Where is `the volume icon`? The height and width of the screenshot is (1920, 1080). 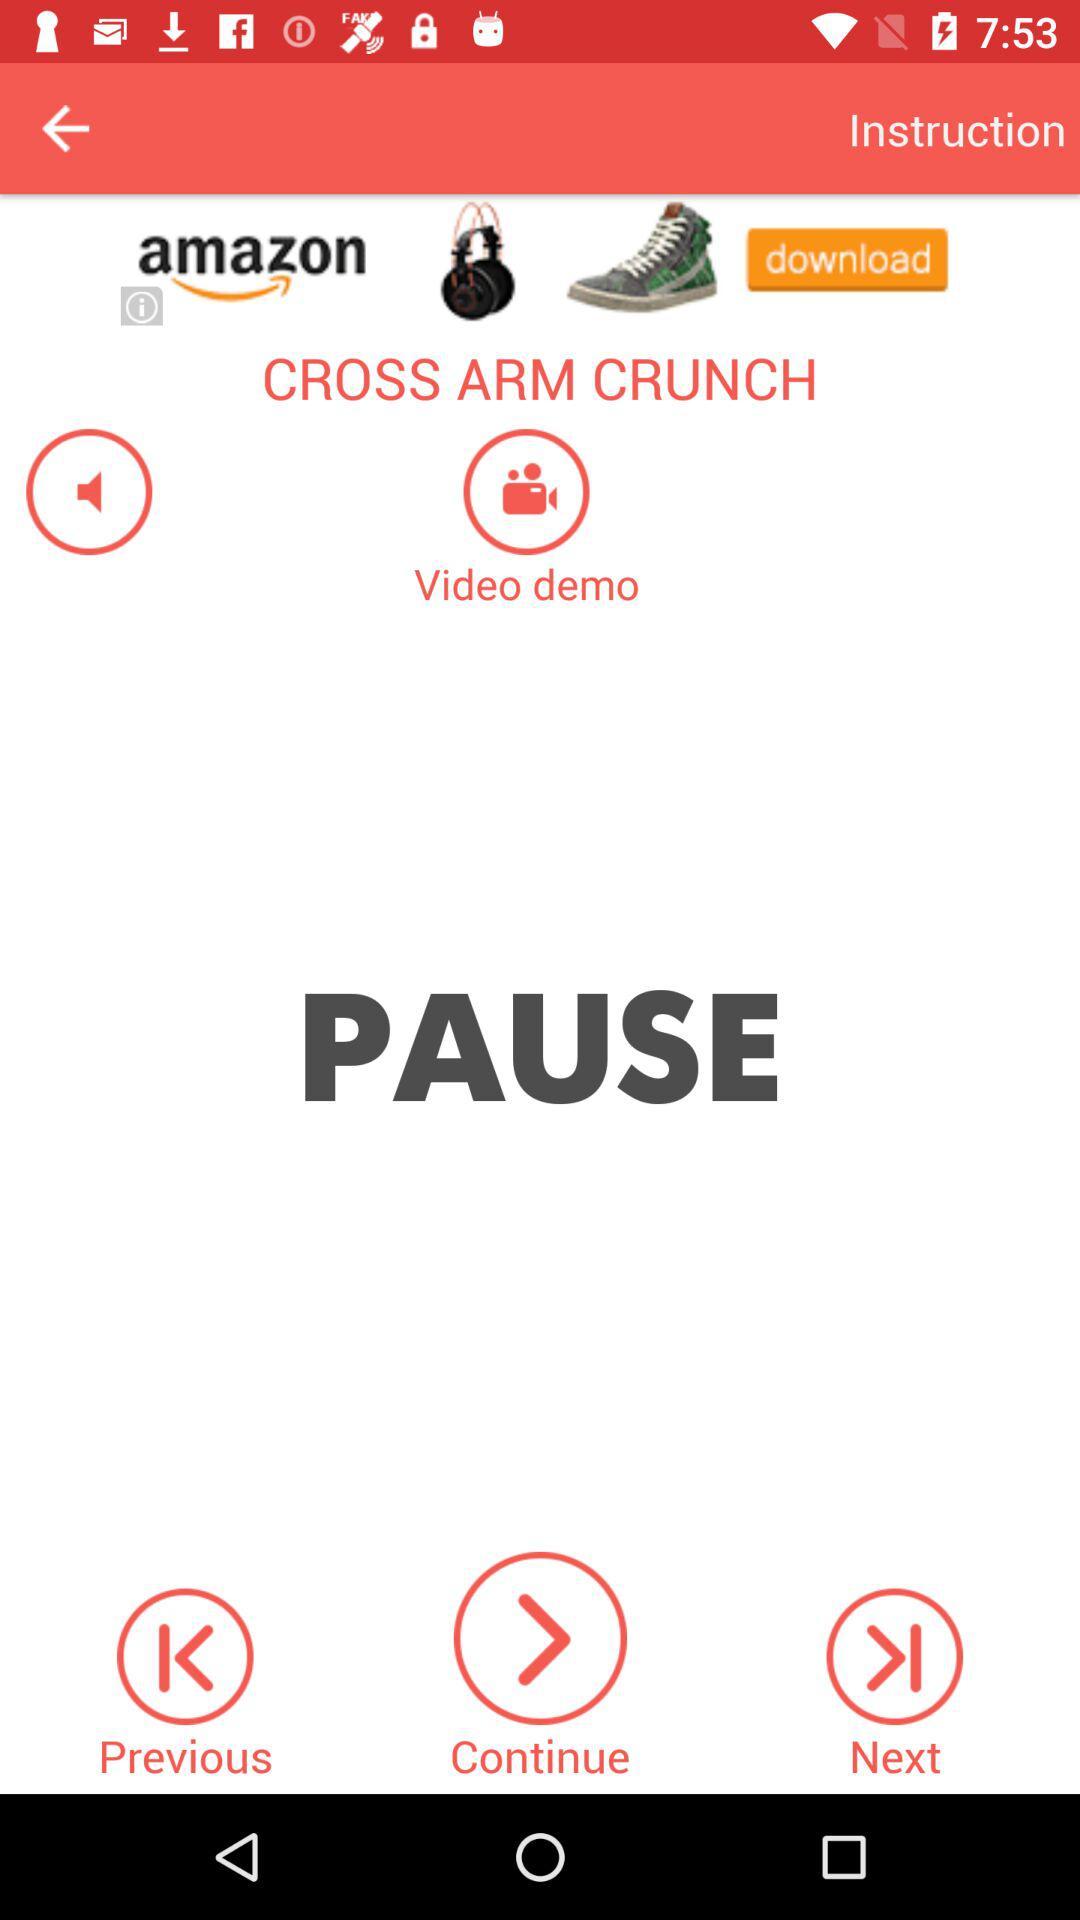 the volume icon is located at coordinates (75, 491).